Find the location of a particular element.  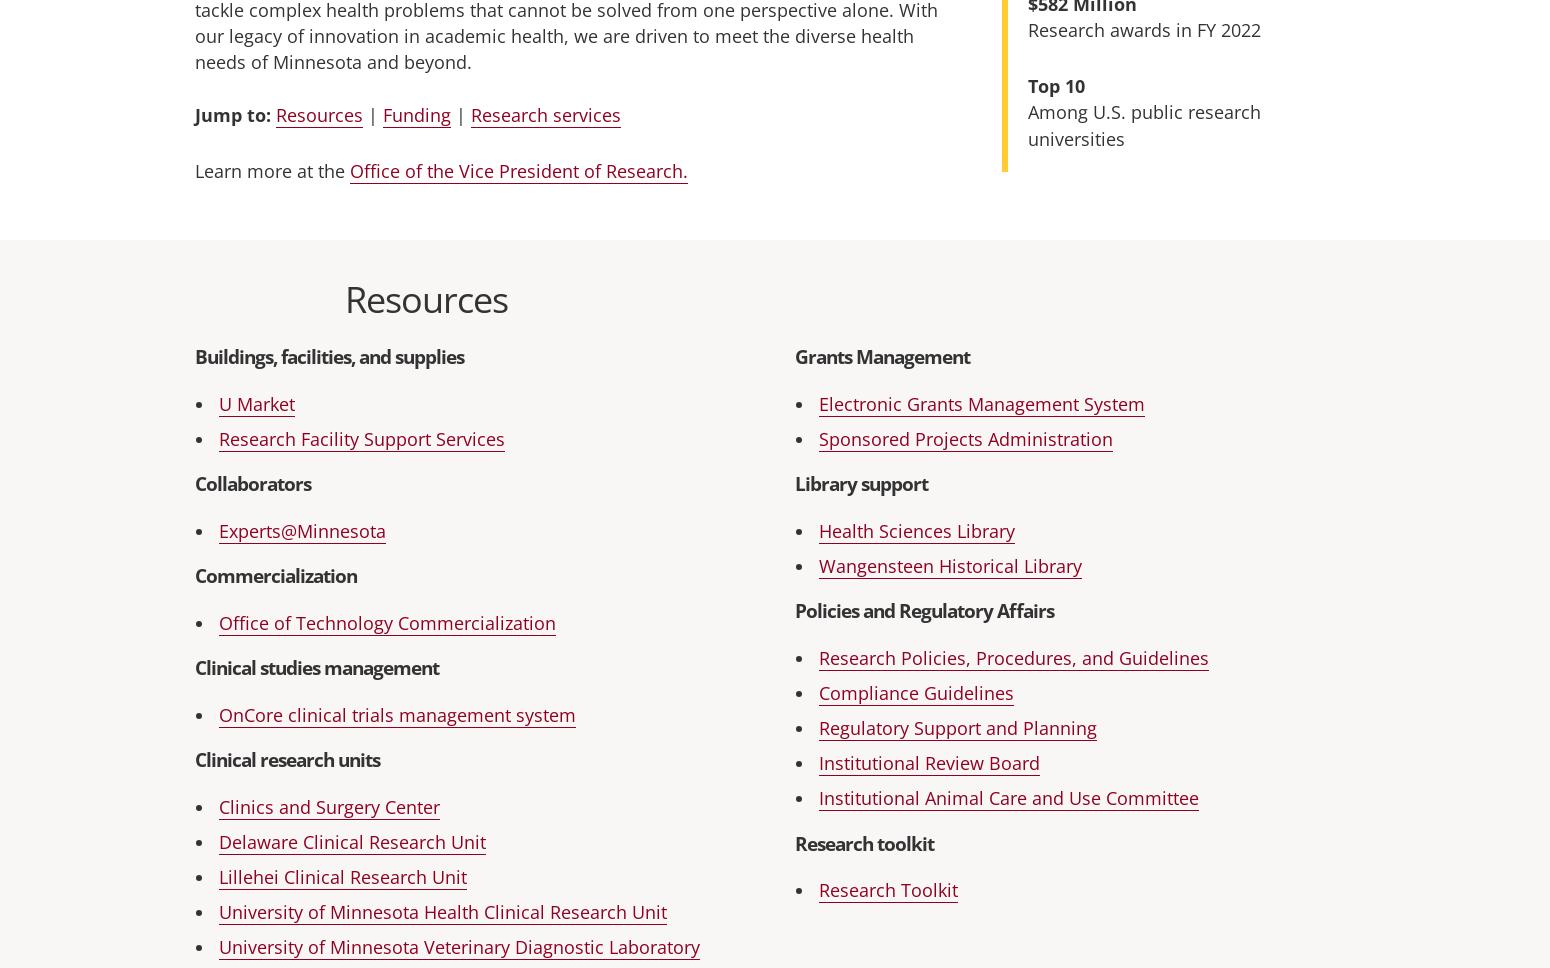

'Wangensteen Historical Library' is located at coordinates (949, 565).